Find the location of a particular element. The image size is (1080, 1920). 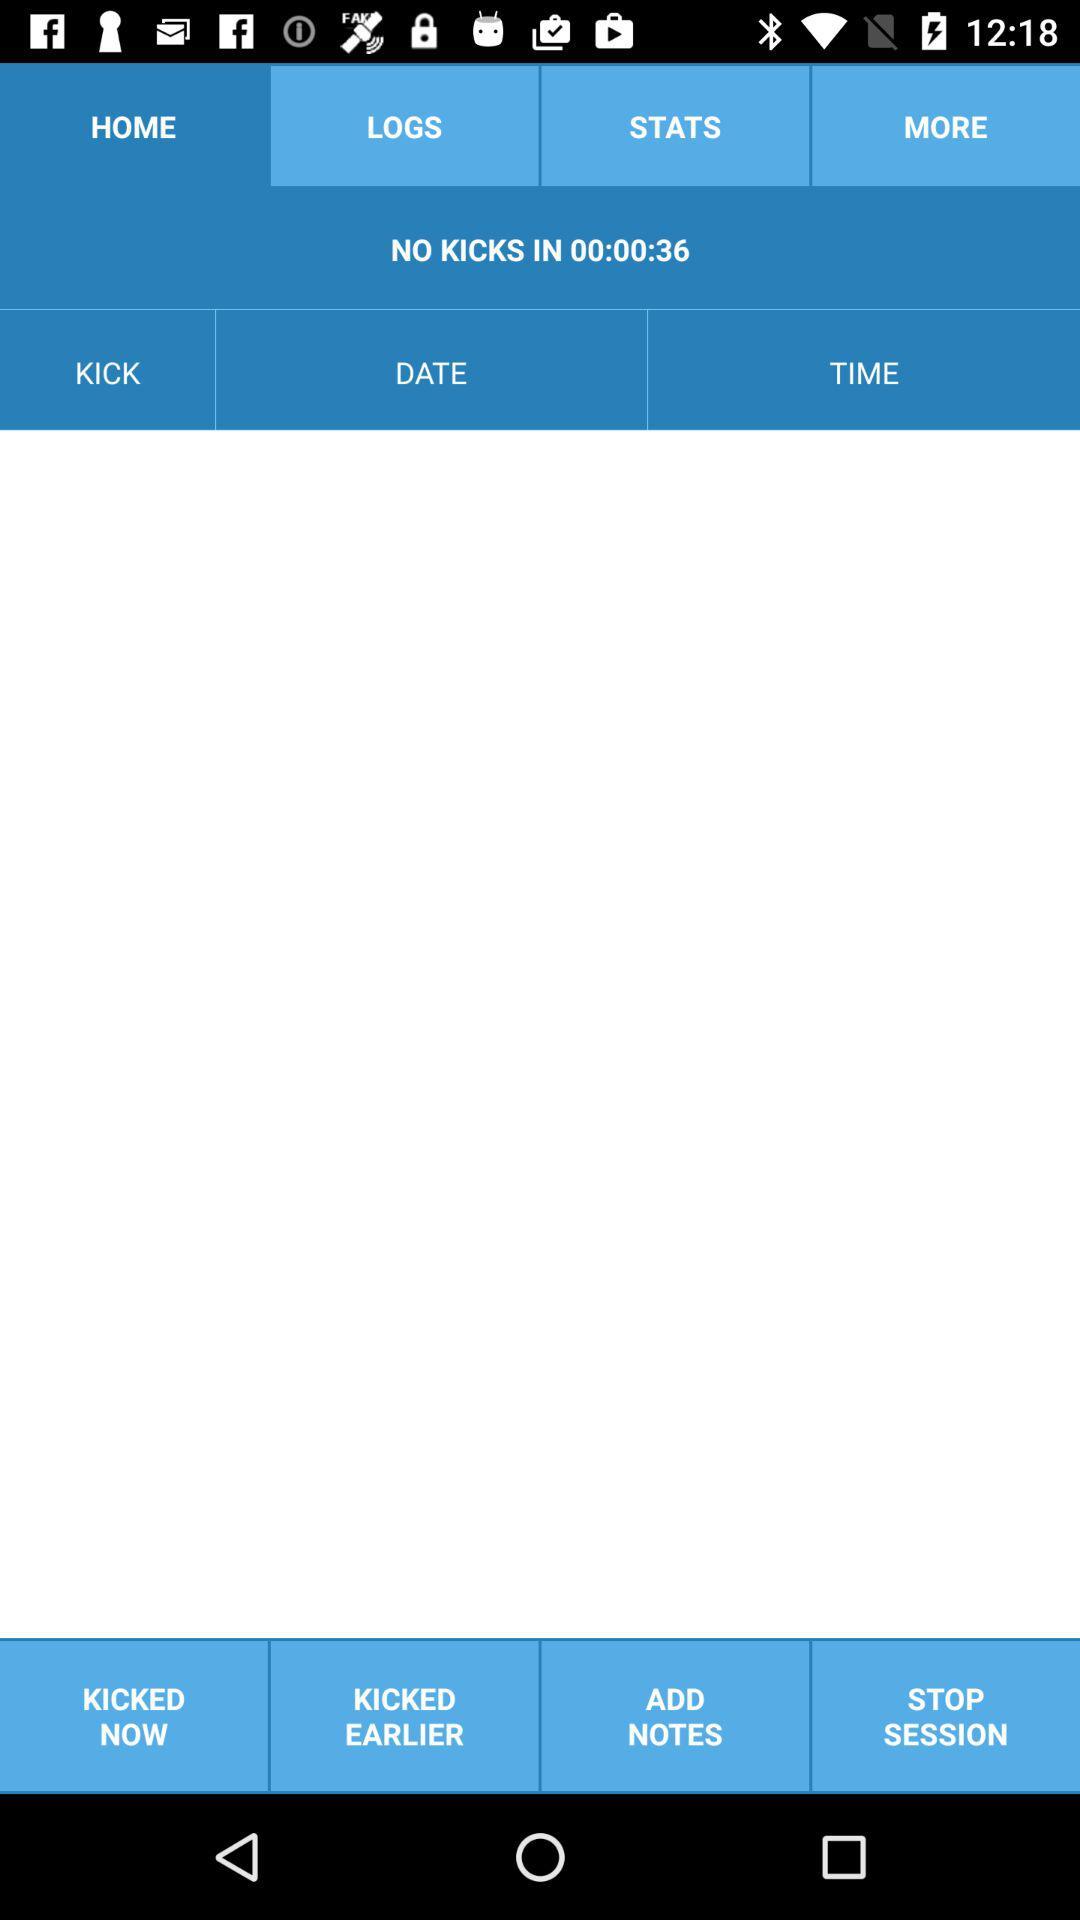

logs is located at coordinates (404, 124).